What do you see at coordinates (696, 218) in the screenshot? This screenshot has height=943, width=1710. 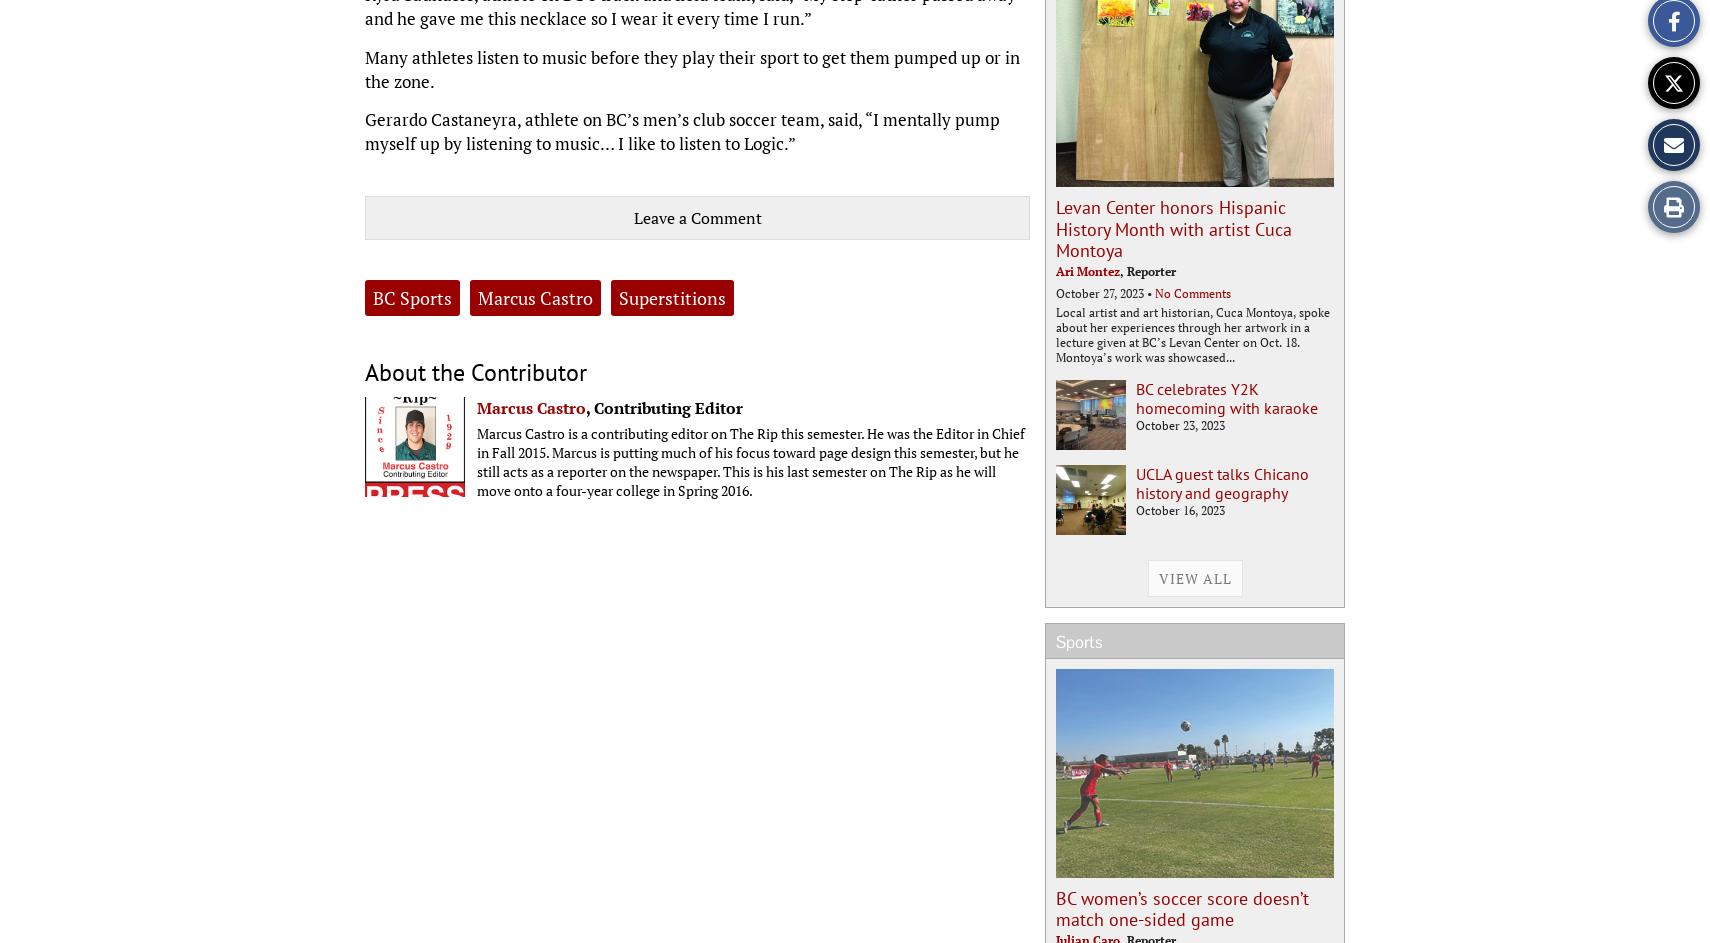 I see `'Leave a Comment'` at bounding box center [696, 218].